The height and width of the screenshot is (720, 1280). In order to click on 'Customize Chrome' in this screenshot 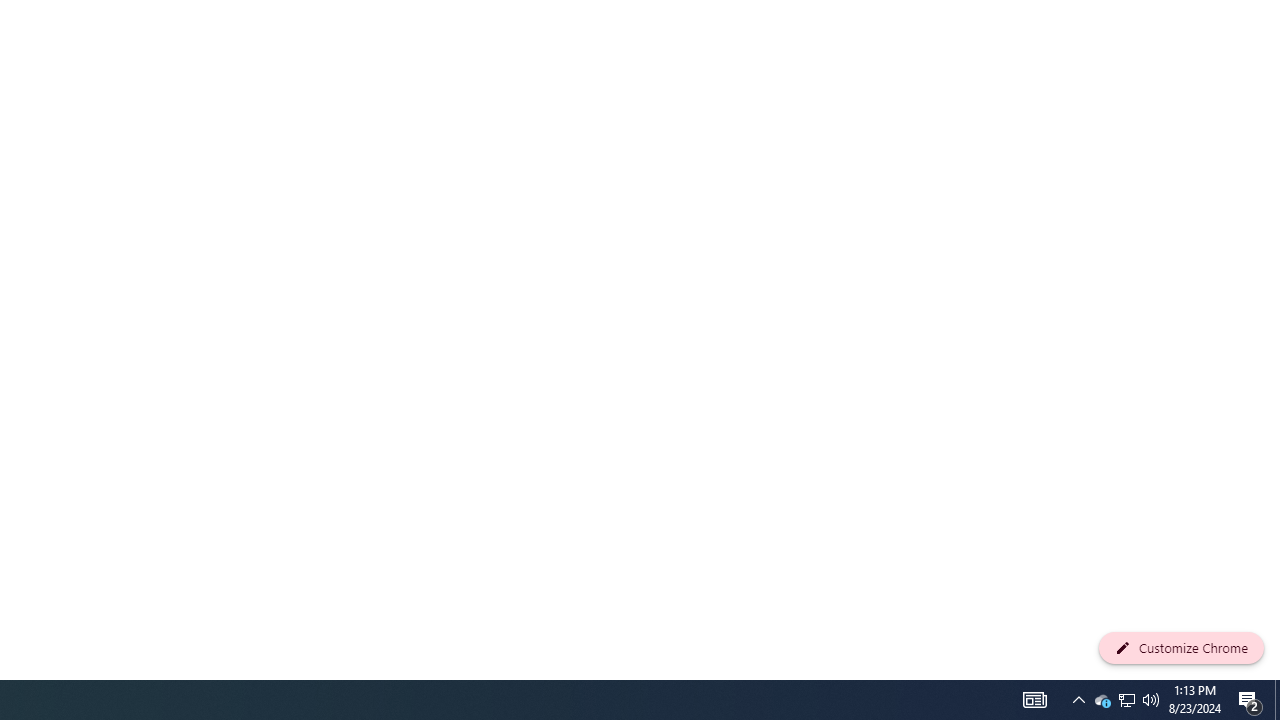, I will do `click(1181, 648)`.